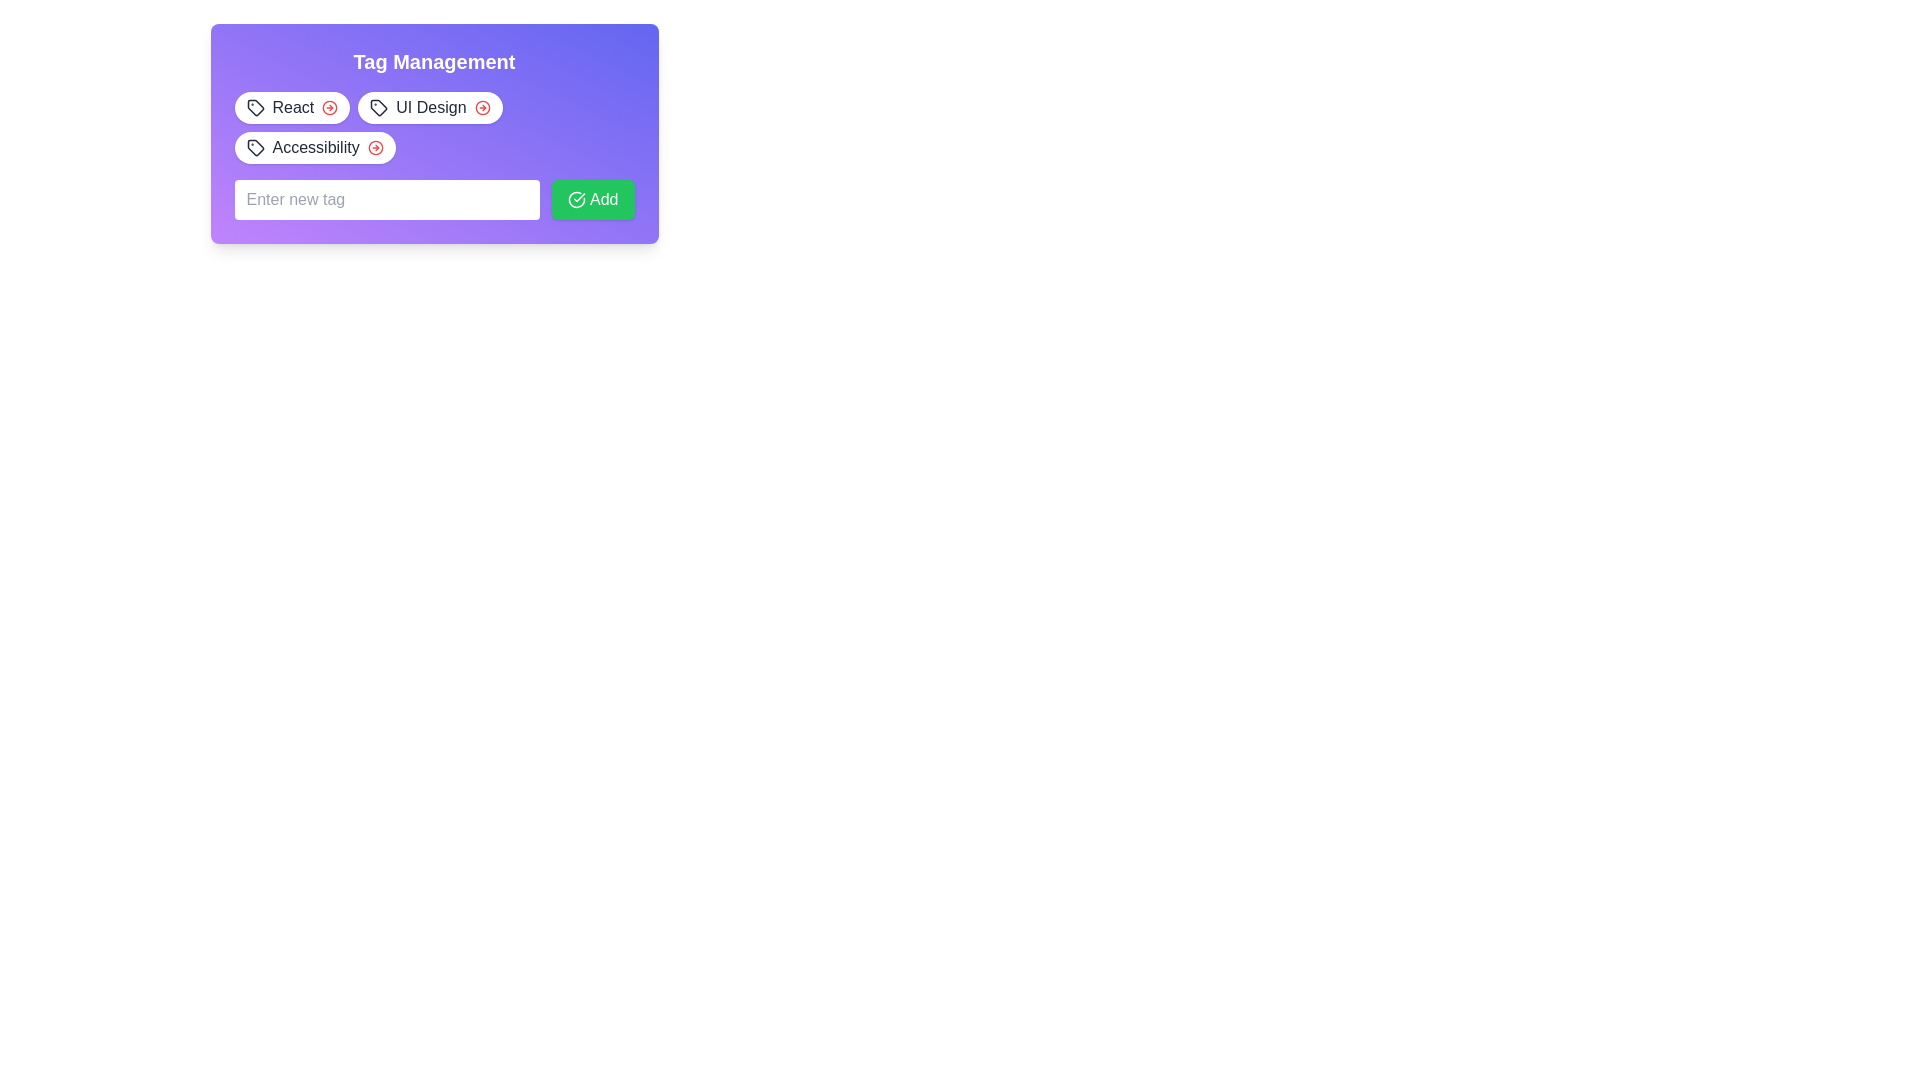 The width and height of the screenshot is (1920, 1080). Describe the element at coordinates (482, 108) in the screenshot. I see `the interactive red circular button with a right-facing arrow inside, positioned near the right end of the 'UI Design' tag` at that location.